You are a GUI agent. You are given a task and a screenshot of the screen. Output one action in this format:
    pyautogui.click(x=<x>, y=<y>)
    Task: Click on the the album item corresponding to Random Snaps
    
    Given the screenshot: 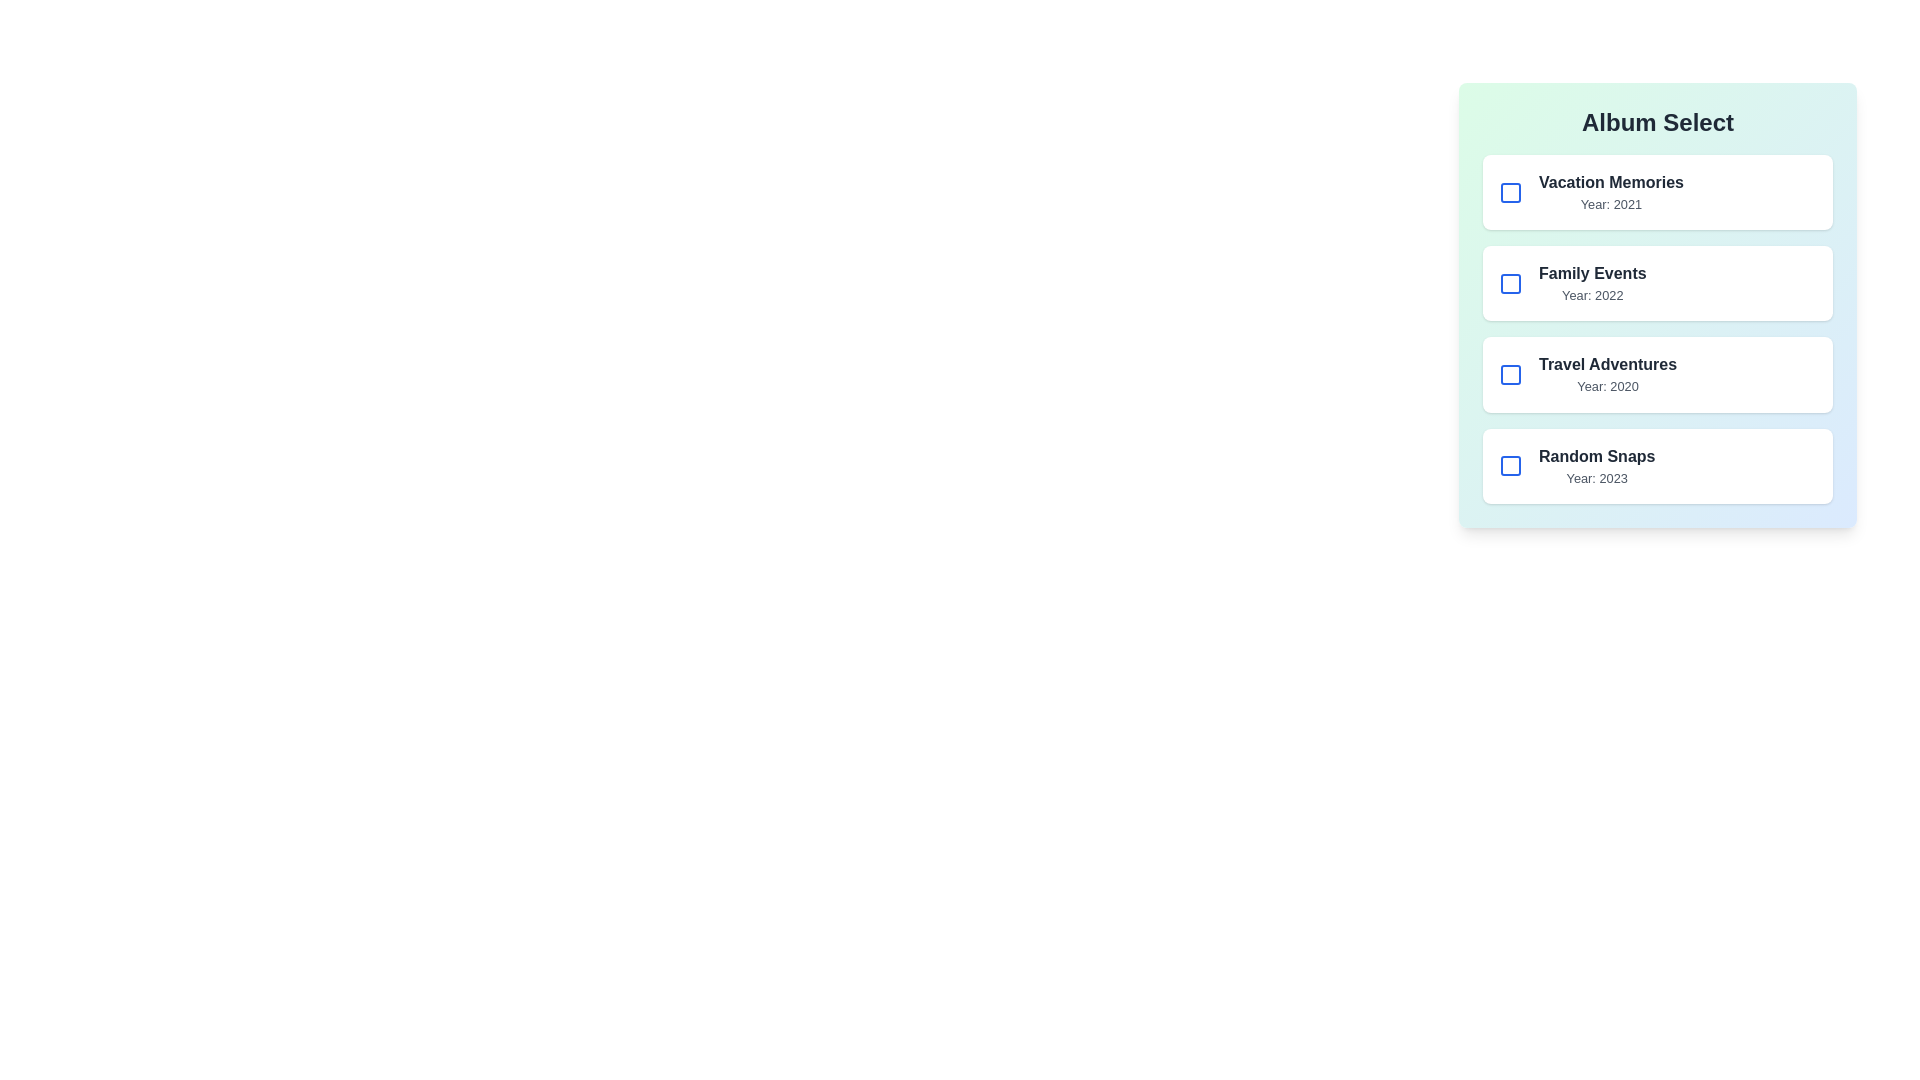 What is the action you would take?
    pyautogui.click(x=1657, y=466)
    